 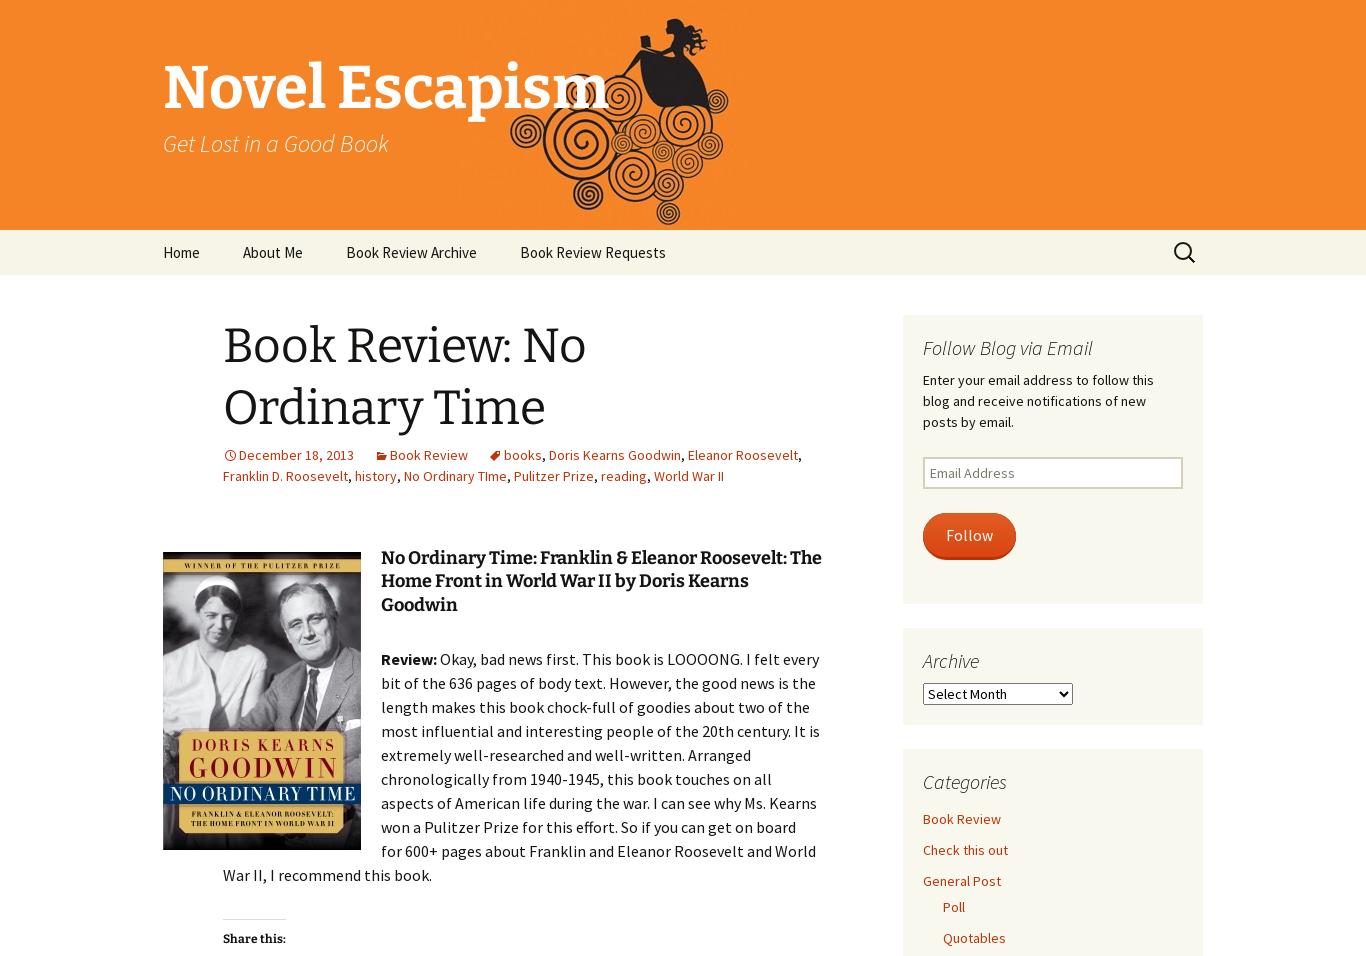 What do you see at coordinates (407, 658) in the screenshot?
I see `'Review:'` at bounding box center [407, 658].